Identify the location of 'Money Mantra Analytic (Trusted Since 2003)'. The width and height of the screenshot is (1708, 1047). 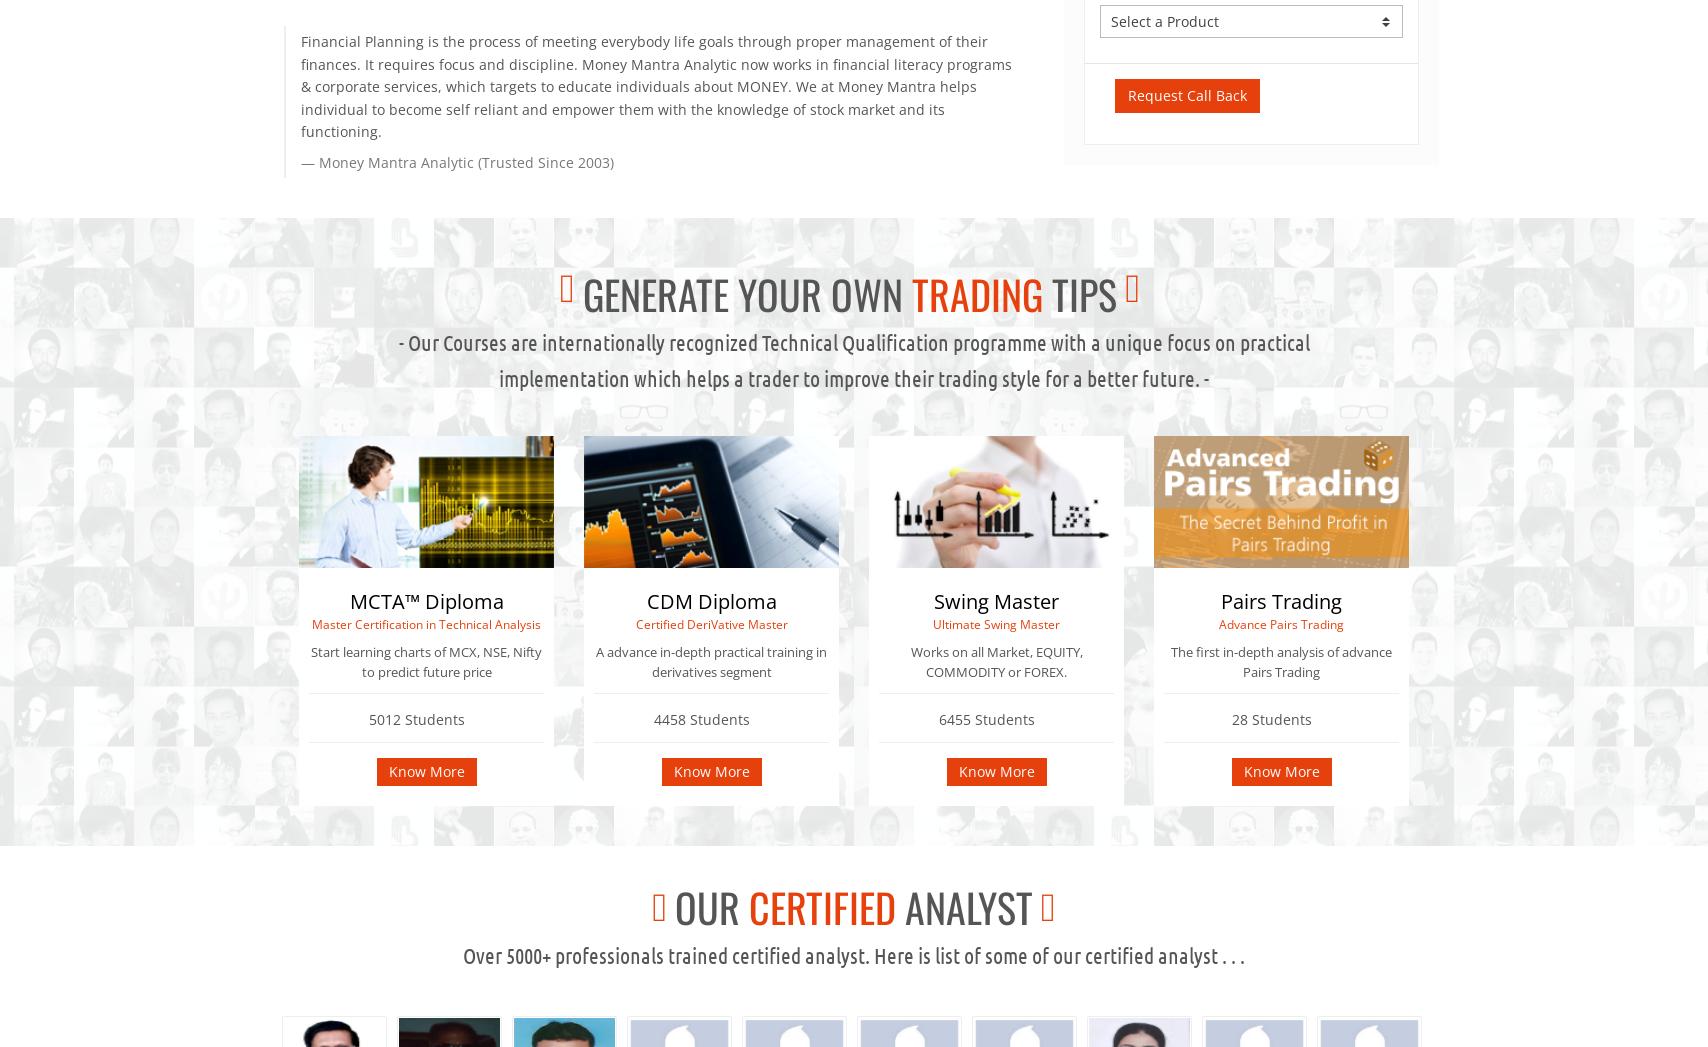
(466, 162).